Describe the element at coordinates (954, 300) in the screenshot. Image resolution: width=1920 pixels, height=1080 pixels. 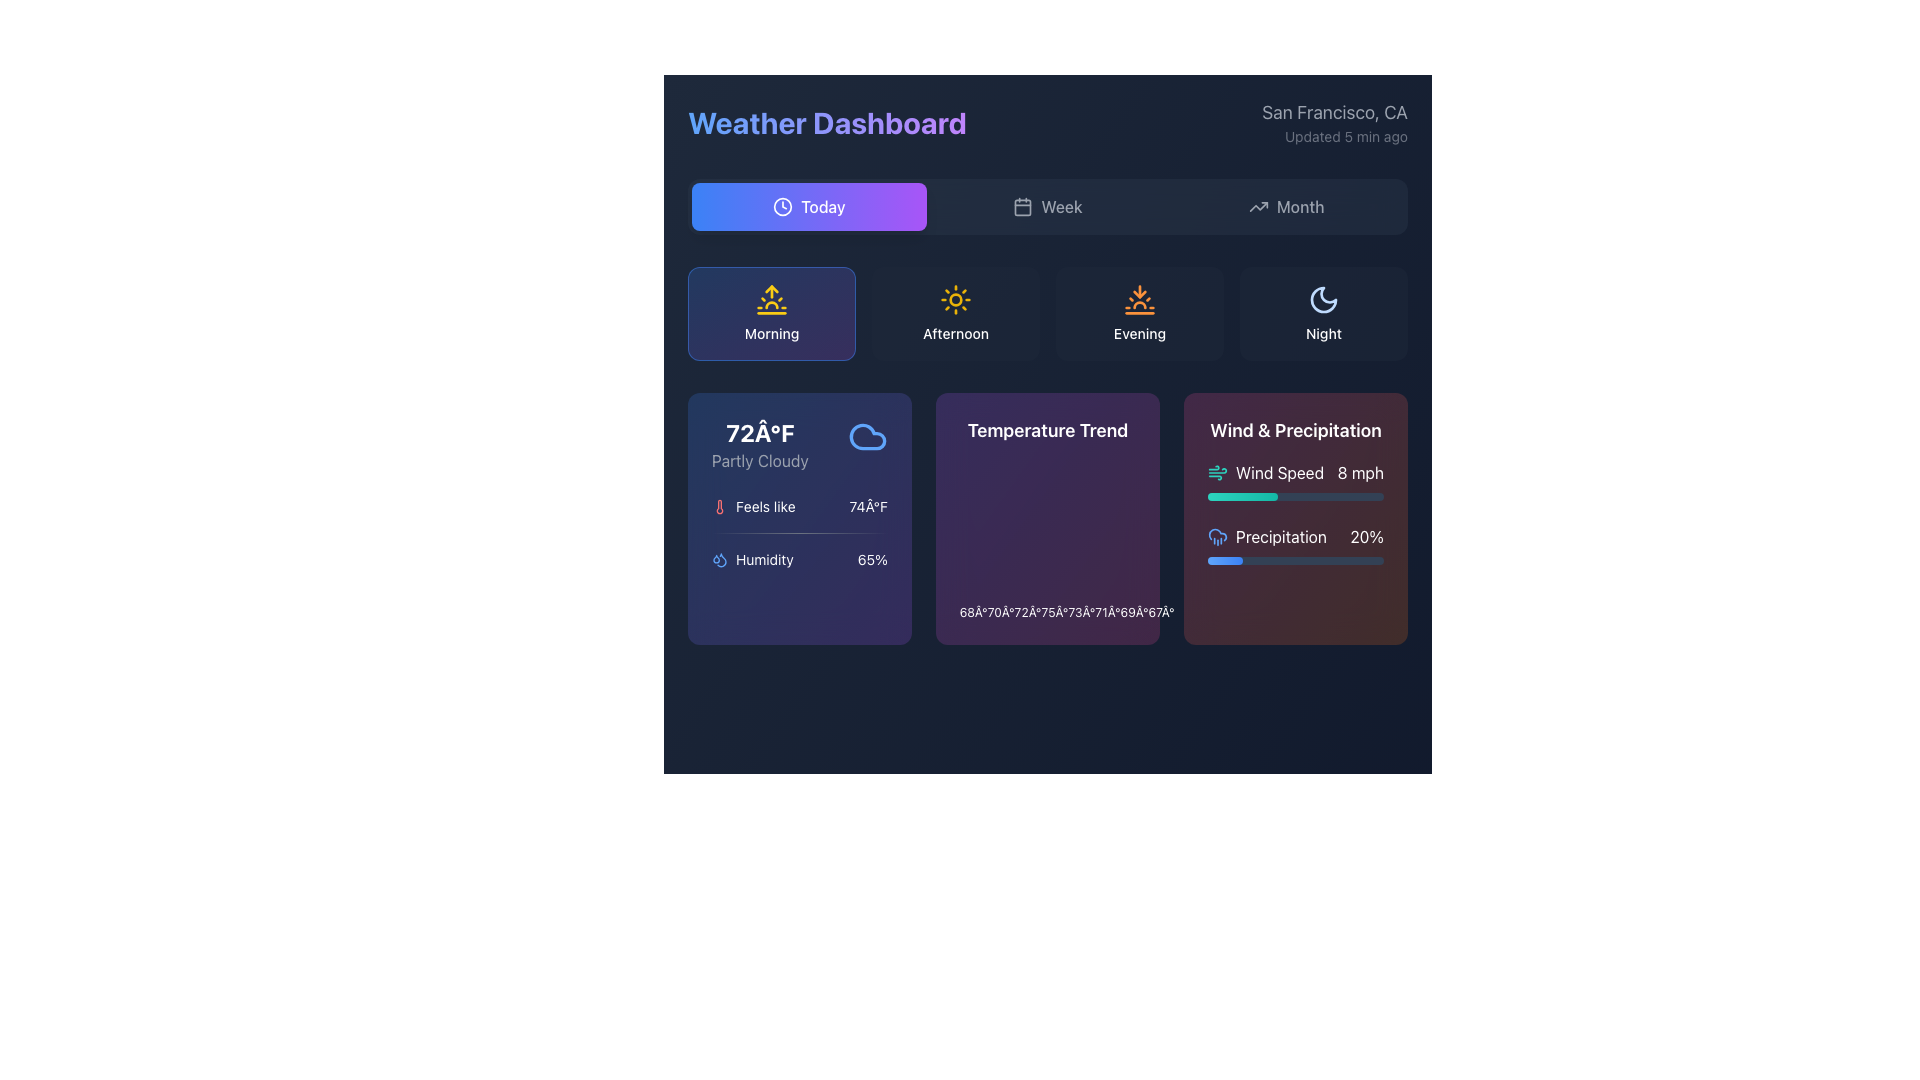
I see `the afternoon weather icon, which is the primary visual in the 'Afternoon' section of the weather dashboard, positioned between 'Morning' and 'Evening'` at that location.